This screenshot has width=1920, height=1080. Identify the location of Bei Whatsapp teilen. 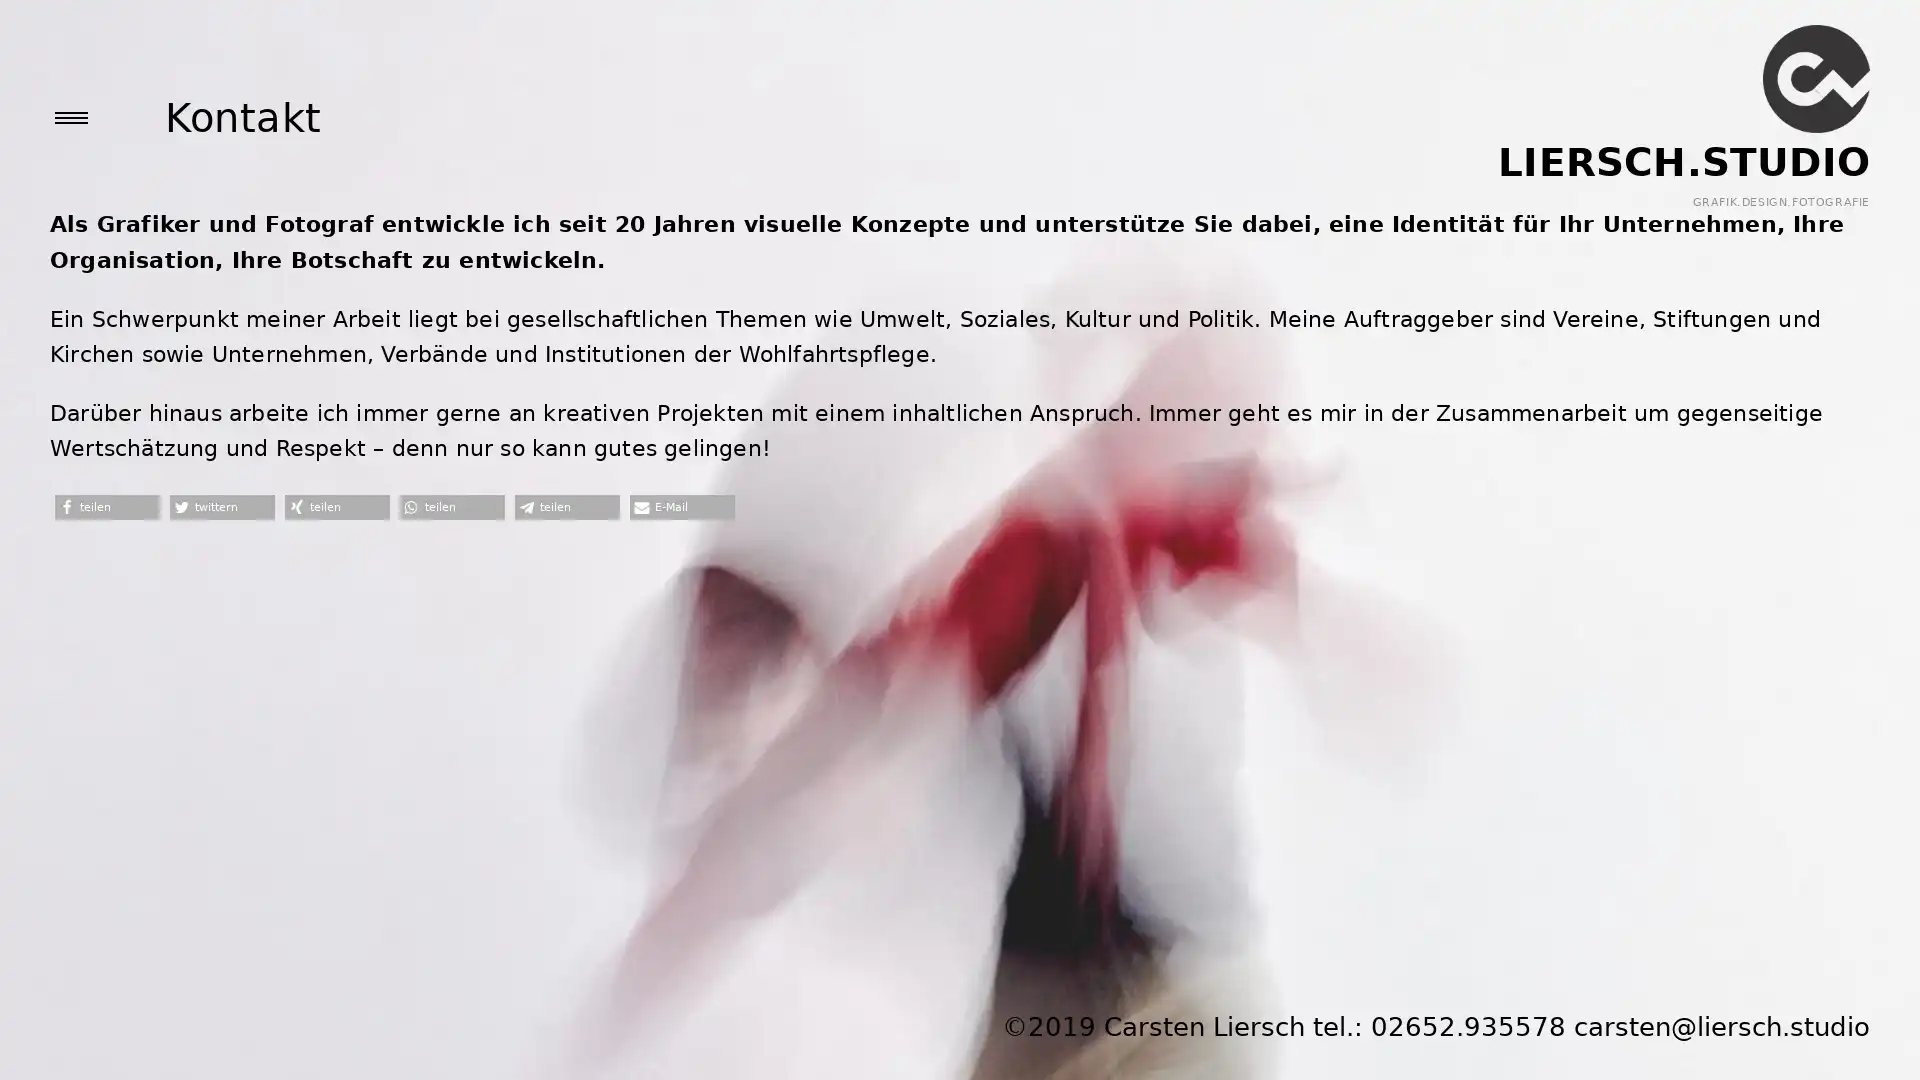
(451, 751).